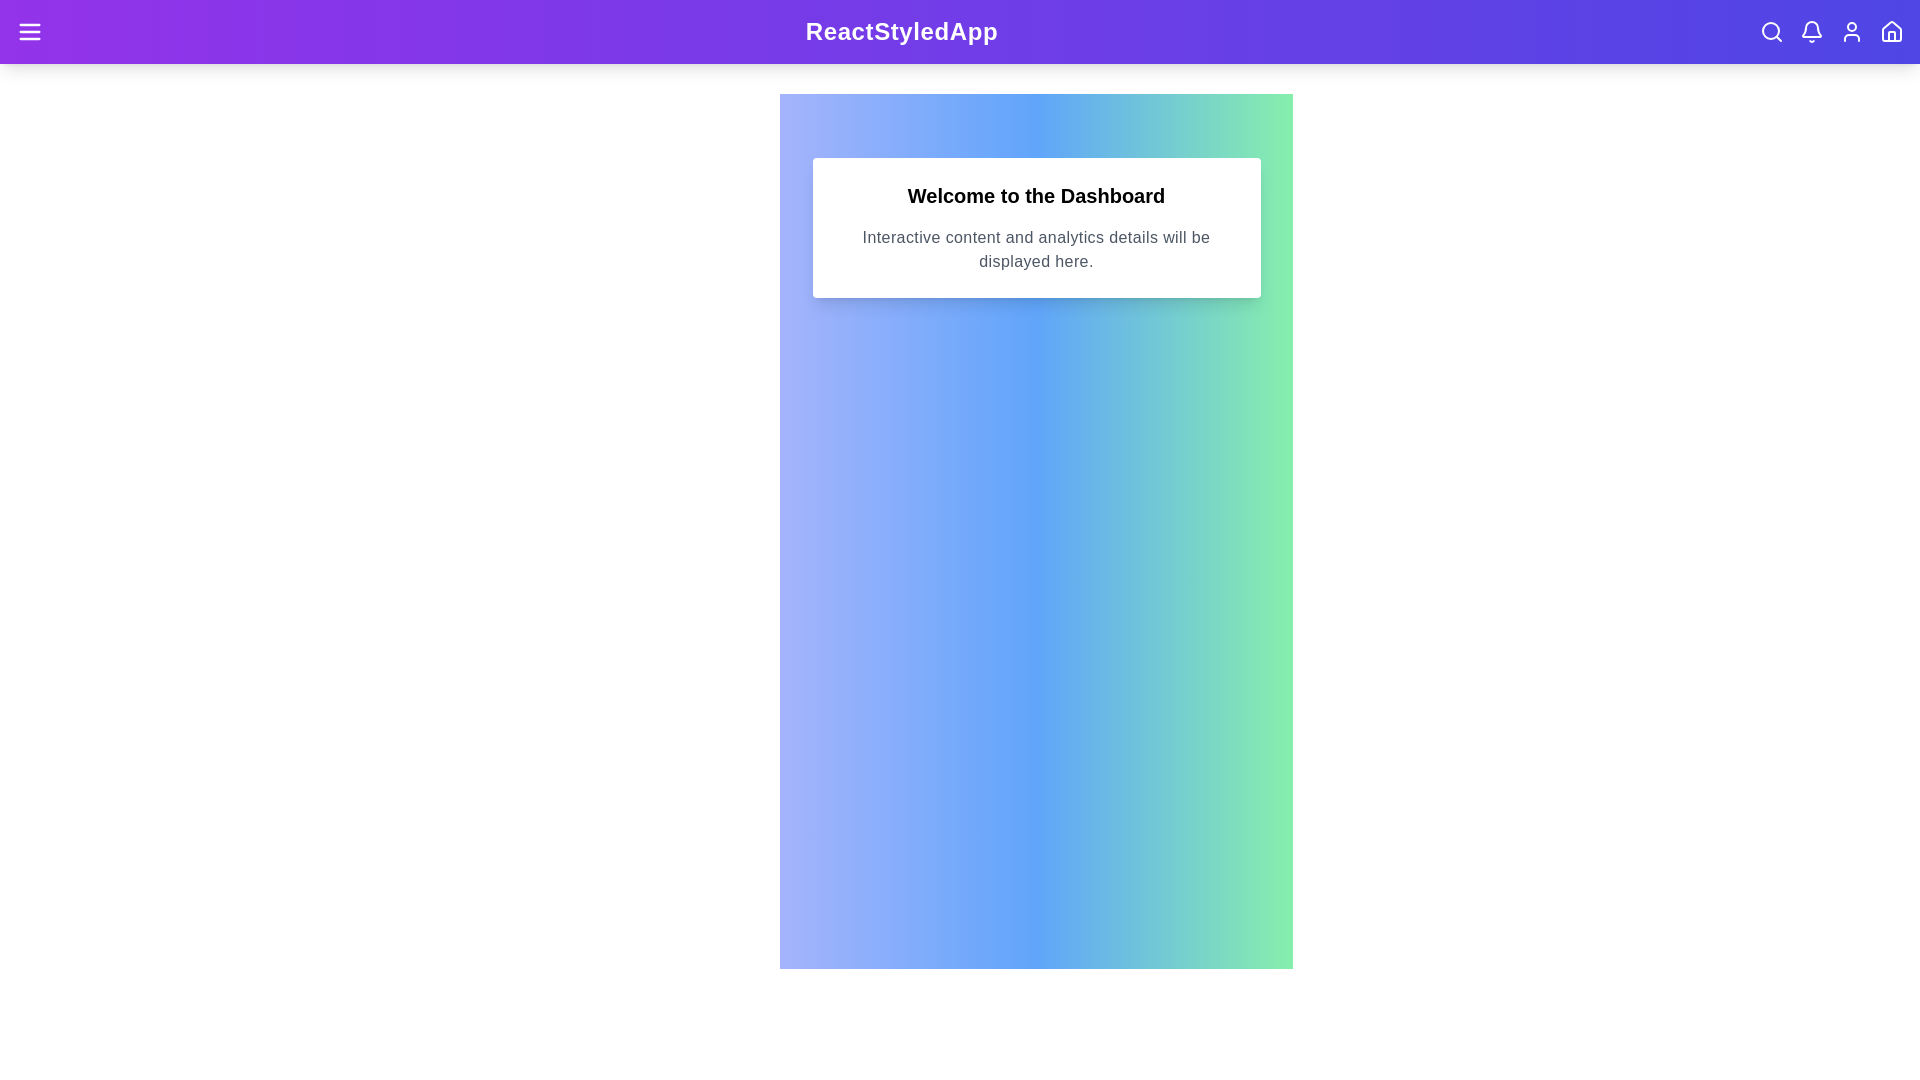 This screenshot has width=1920, height=1080. What do you see at coordinates (1851, 31) in the screenshot?
I see `the User navigation icon to navigate` at bounding box center [1851, 31].